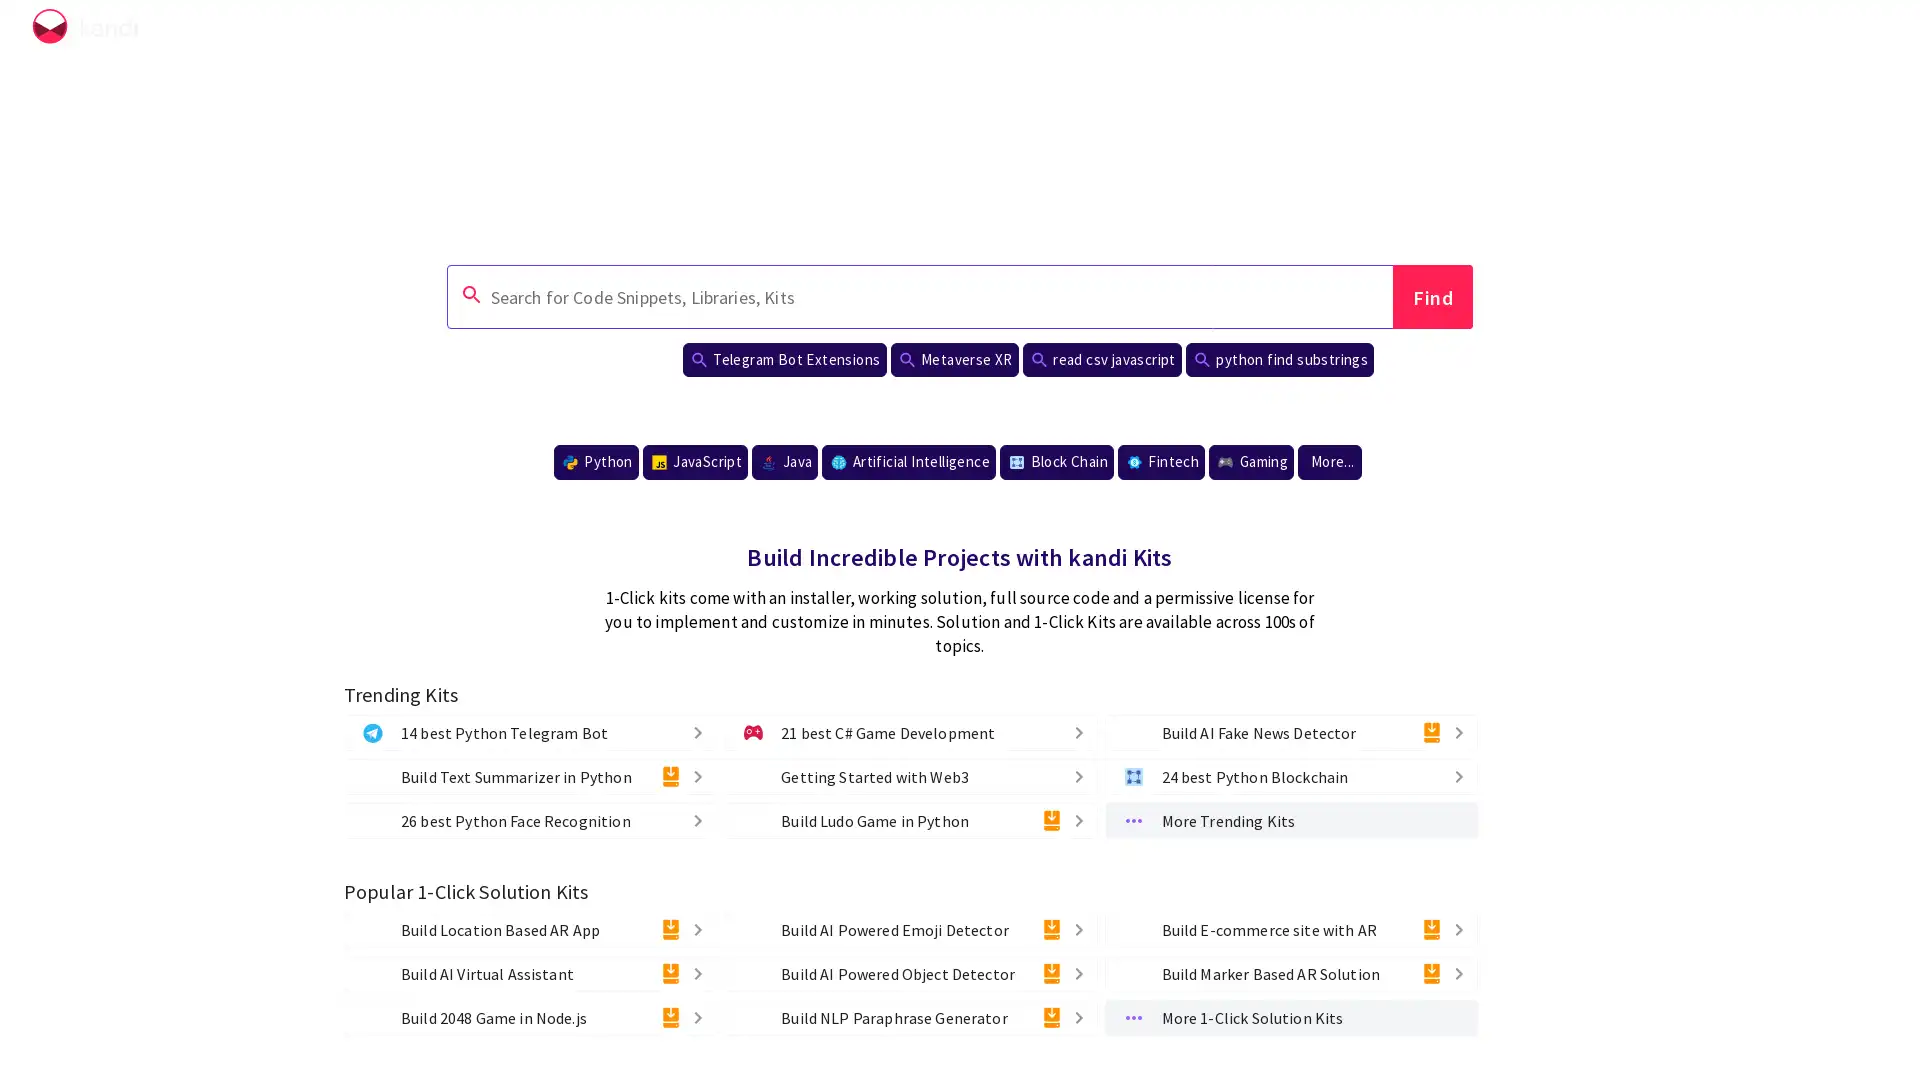 This screenshot has height=1080, width=1920. What do you see at coordinates (1814, 31) in the screenshot?
I see `My Kits` at bounding box center [1814, 31].